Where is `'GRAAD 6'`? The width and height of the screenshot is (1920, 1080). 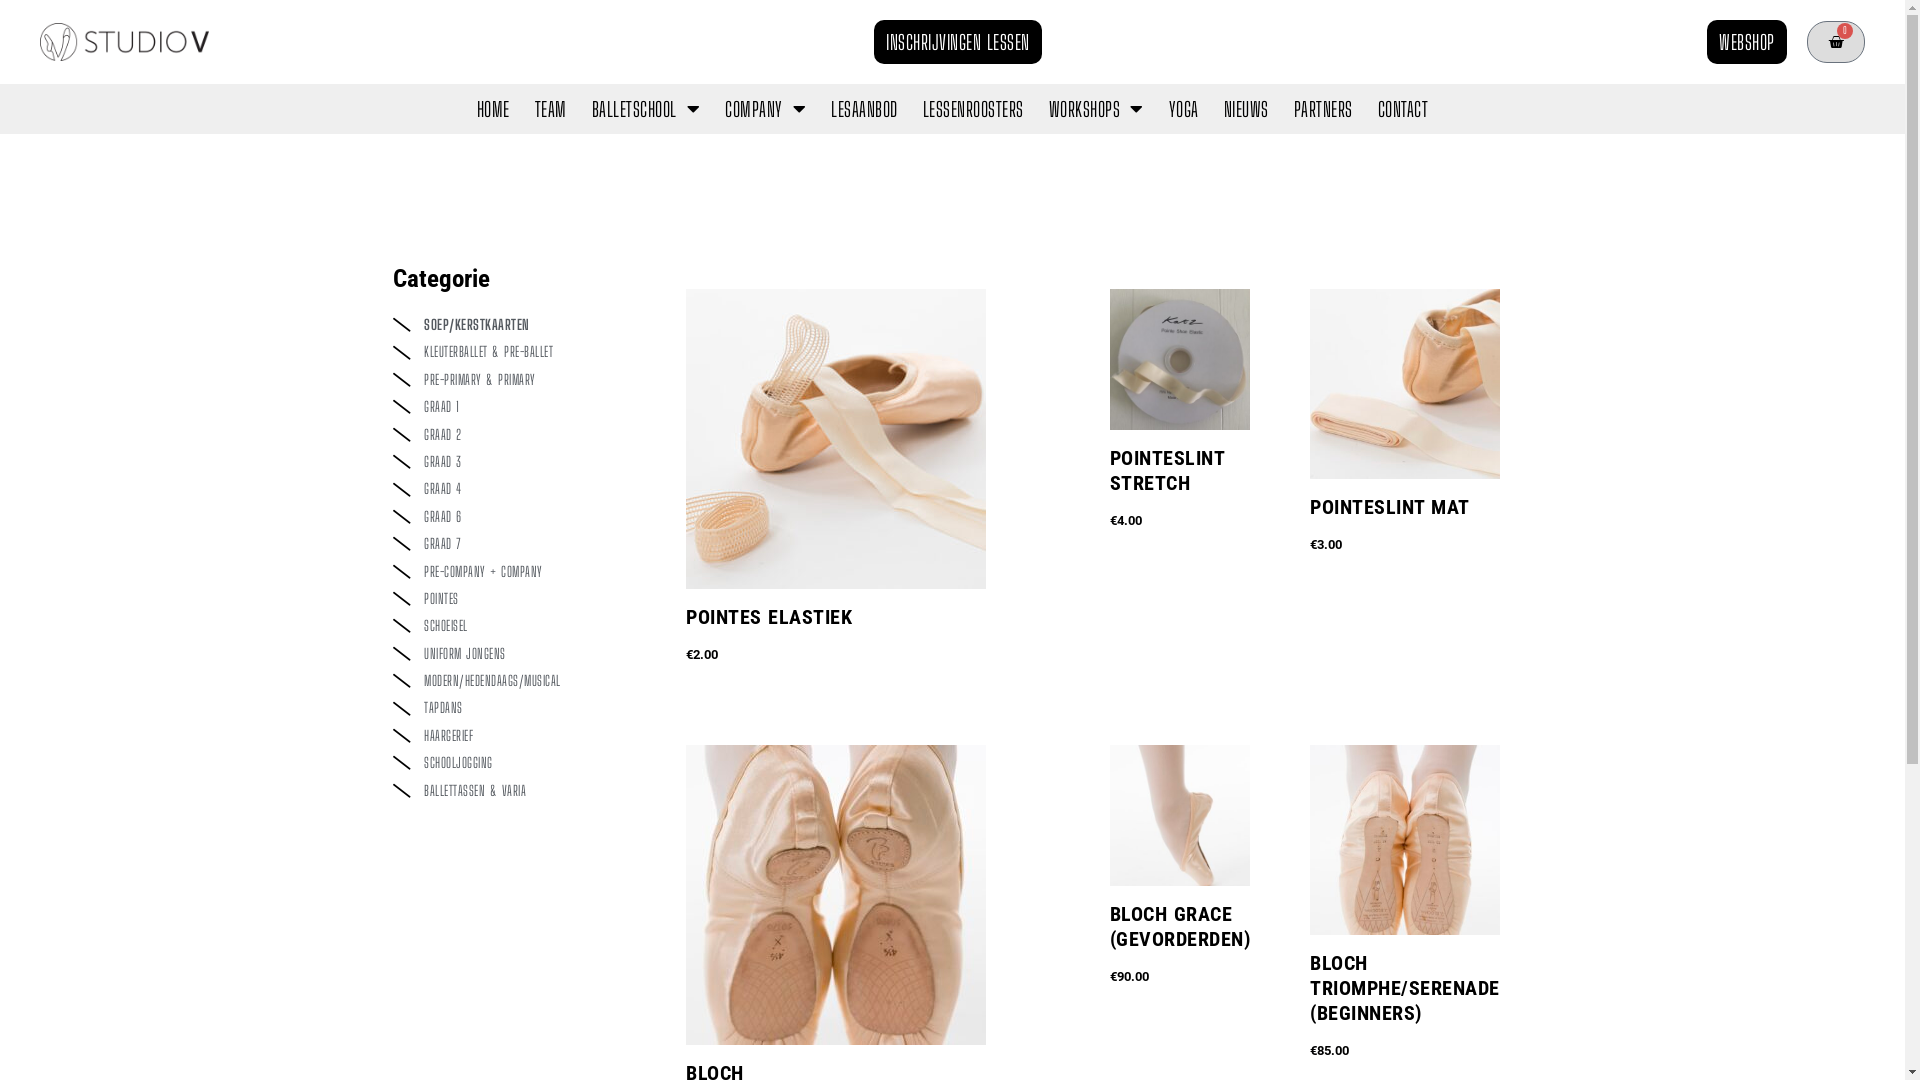
'GRAAD 6' is located at coordinates (518, 515).